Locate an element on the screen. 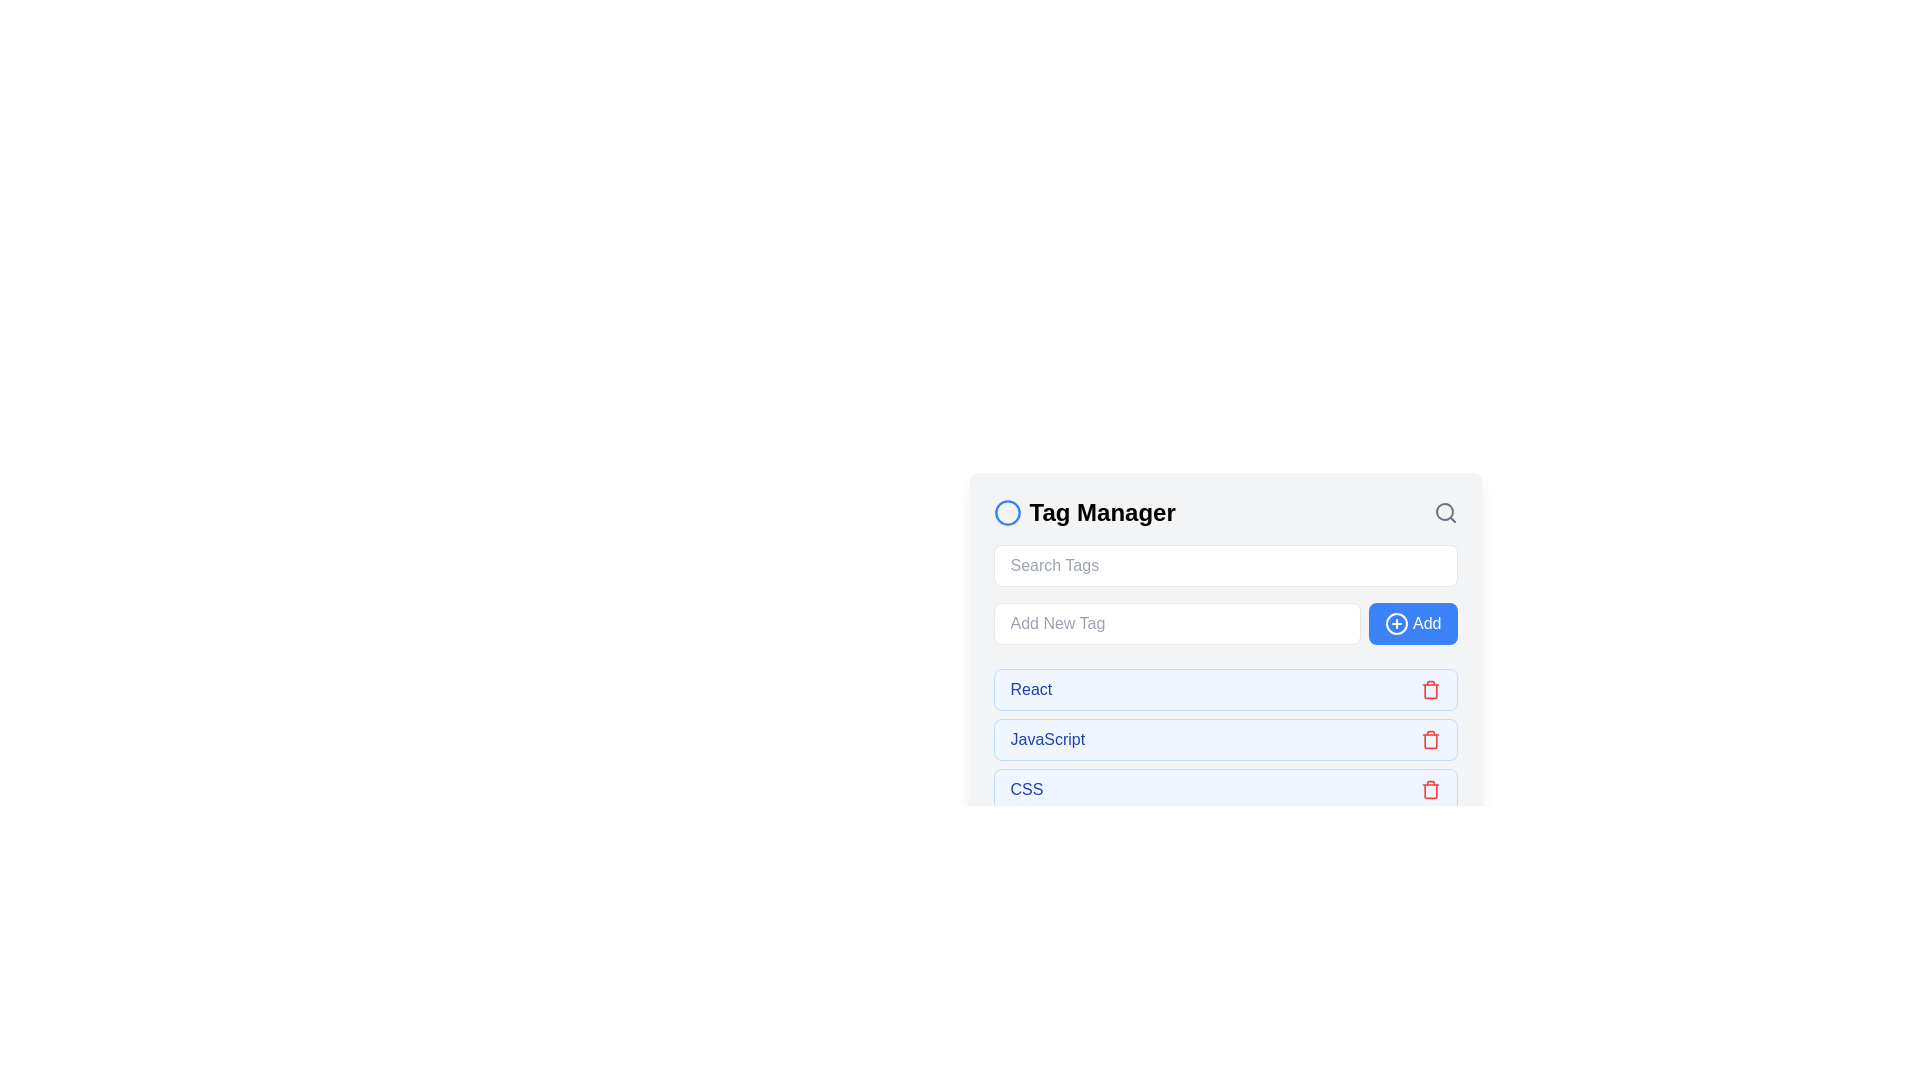 Image resolution: width=1920 pixels, height=1080 pixels. the circular search icon component located in the top-right corner of the interface, which is part of the magnifying glass icon used for search functionality is located at coordinates (1444, 511).